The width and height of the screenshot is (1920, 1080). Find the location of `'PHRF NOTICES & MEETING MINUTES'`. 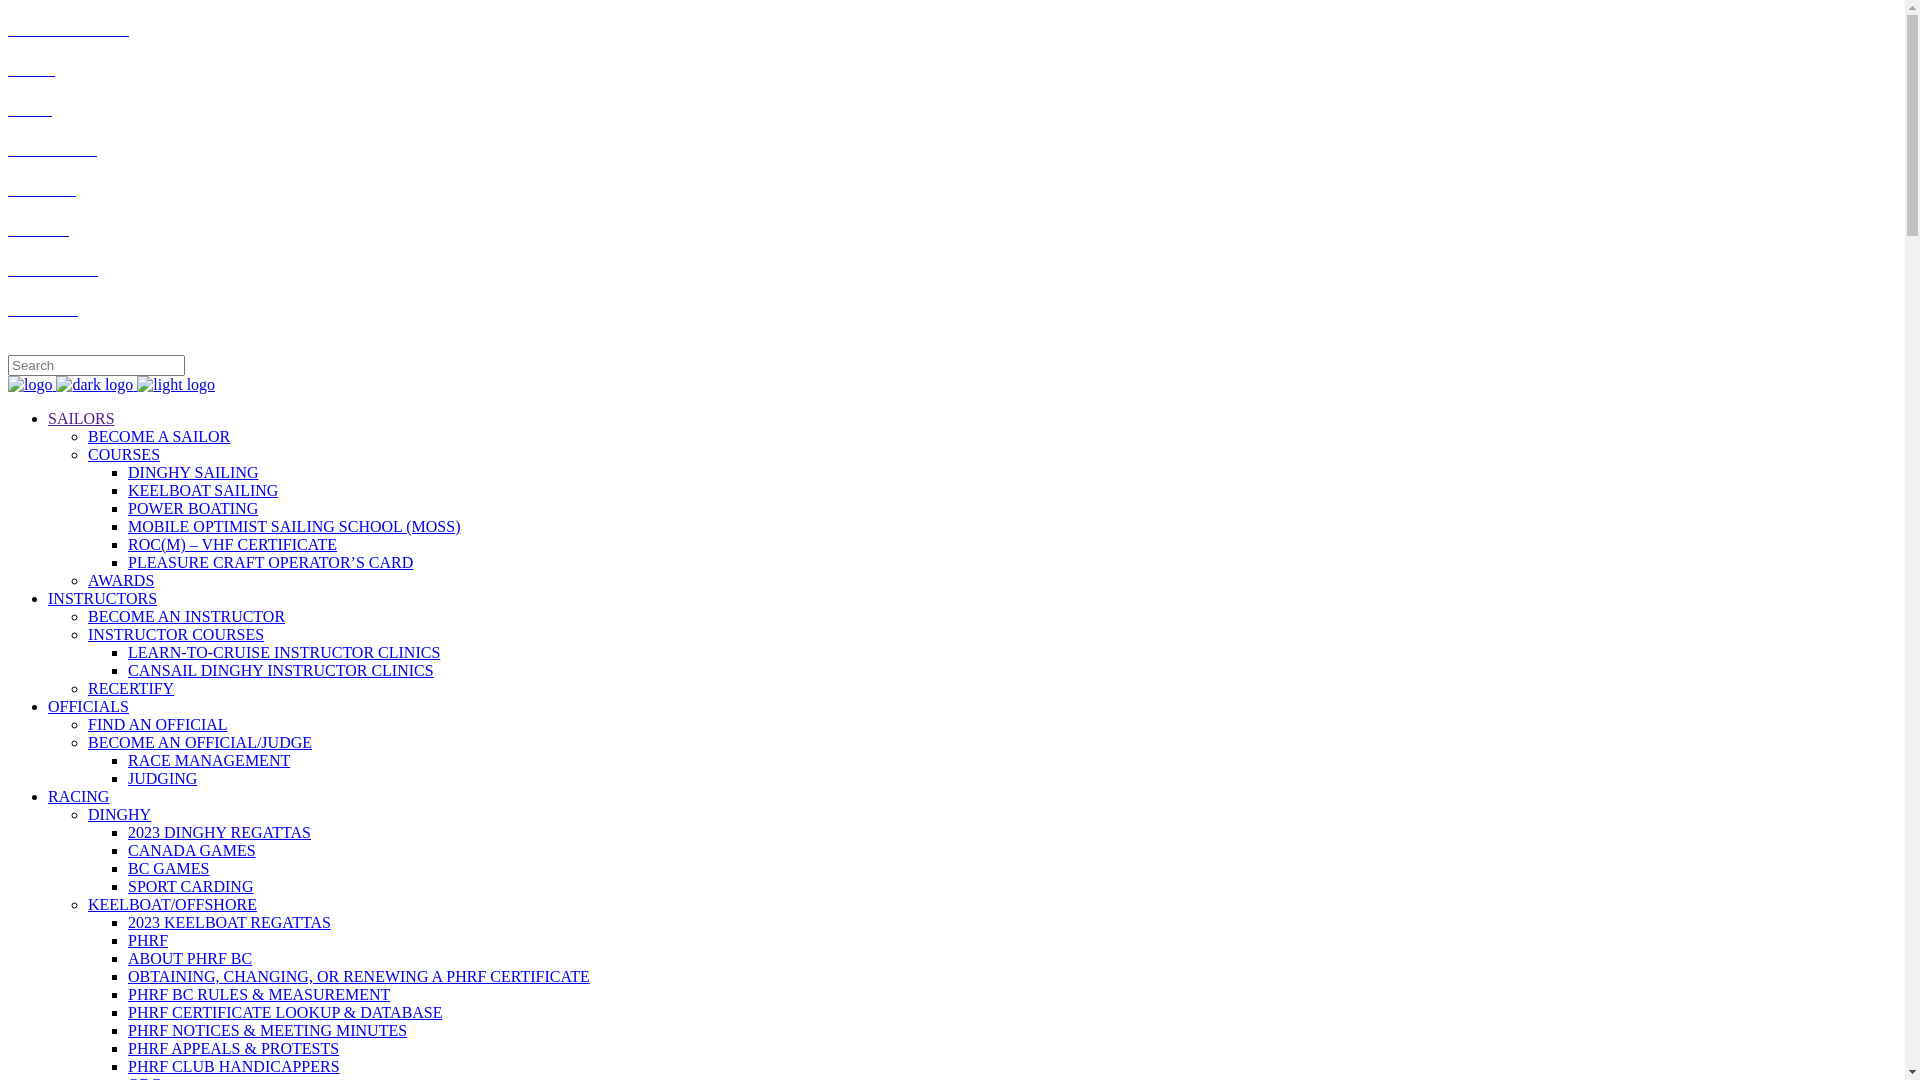

'PHRF NOTICES & MEETING MINUTES' is located at coordinates (266, 1030).